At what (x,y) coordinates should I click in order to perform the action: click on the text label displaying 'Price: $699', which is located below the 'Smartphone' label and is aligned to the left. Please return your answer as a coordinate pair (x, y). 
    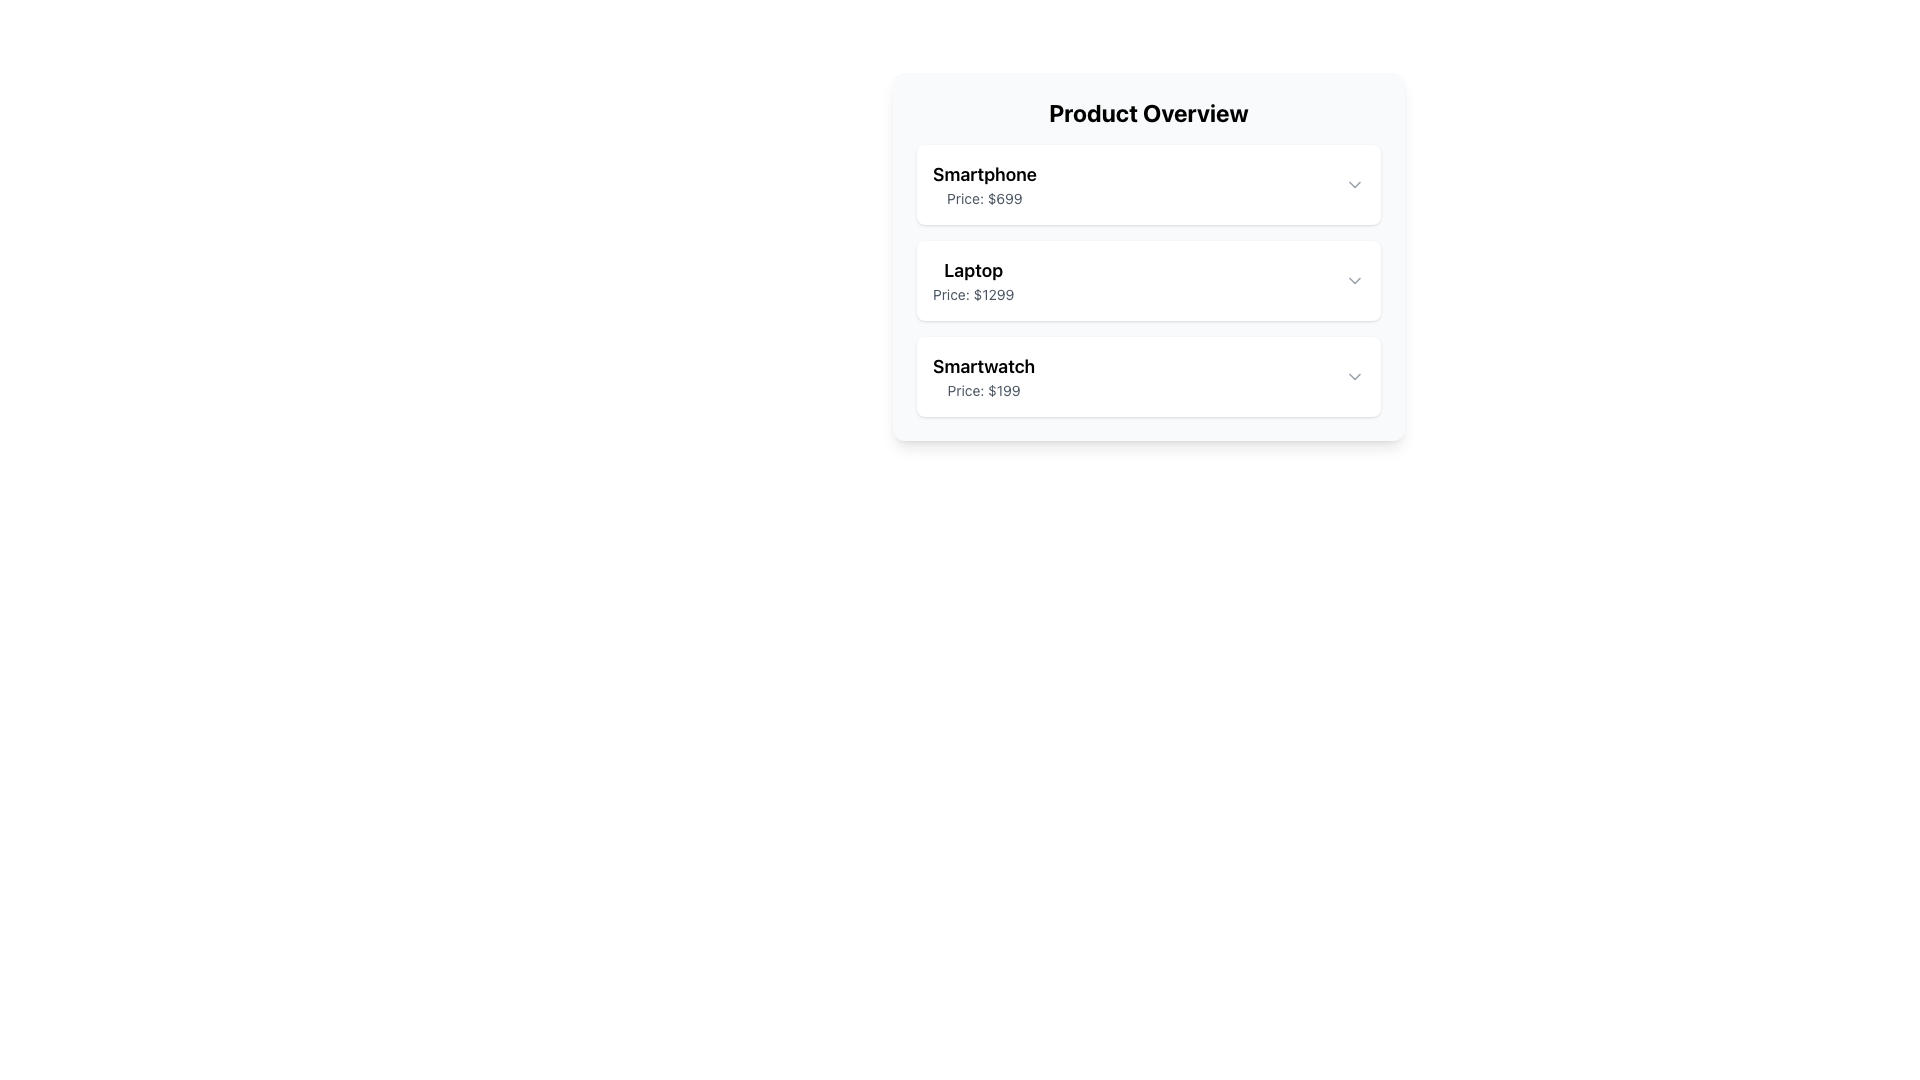
    Looking at the image, I should click on (984, 199).